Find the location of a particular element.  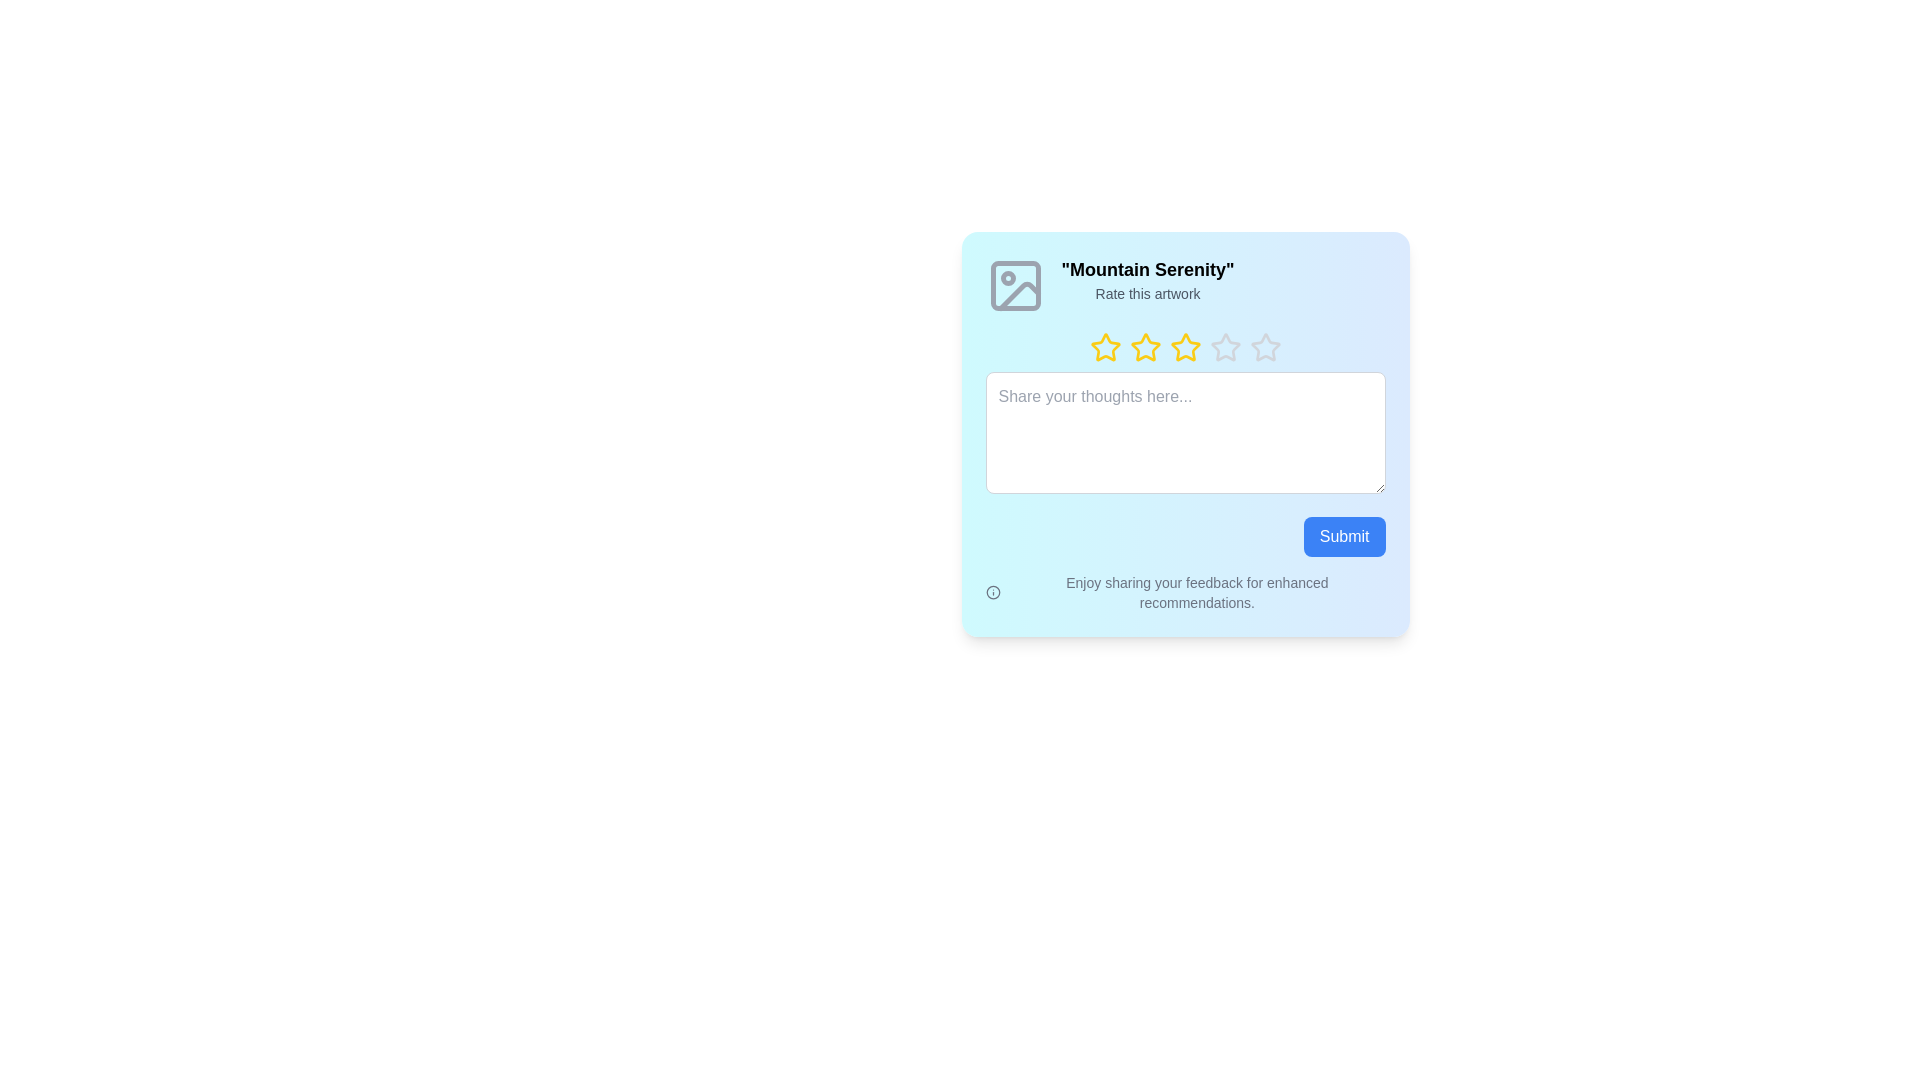

the rating to 4 stars by clicking on the respective star is located at coordinates (1208, 346).